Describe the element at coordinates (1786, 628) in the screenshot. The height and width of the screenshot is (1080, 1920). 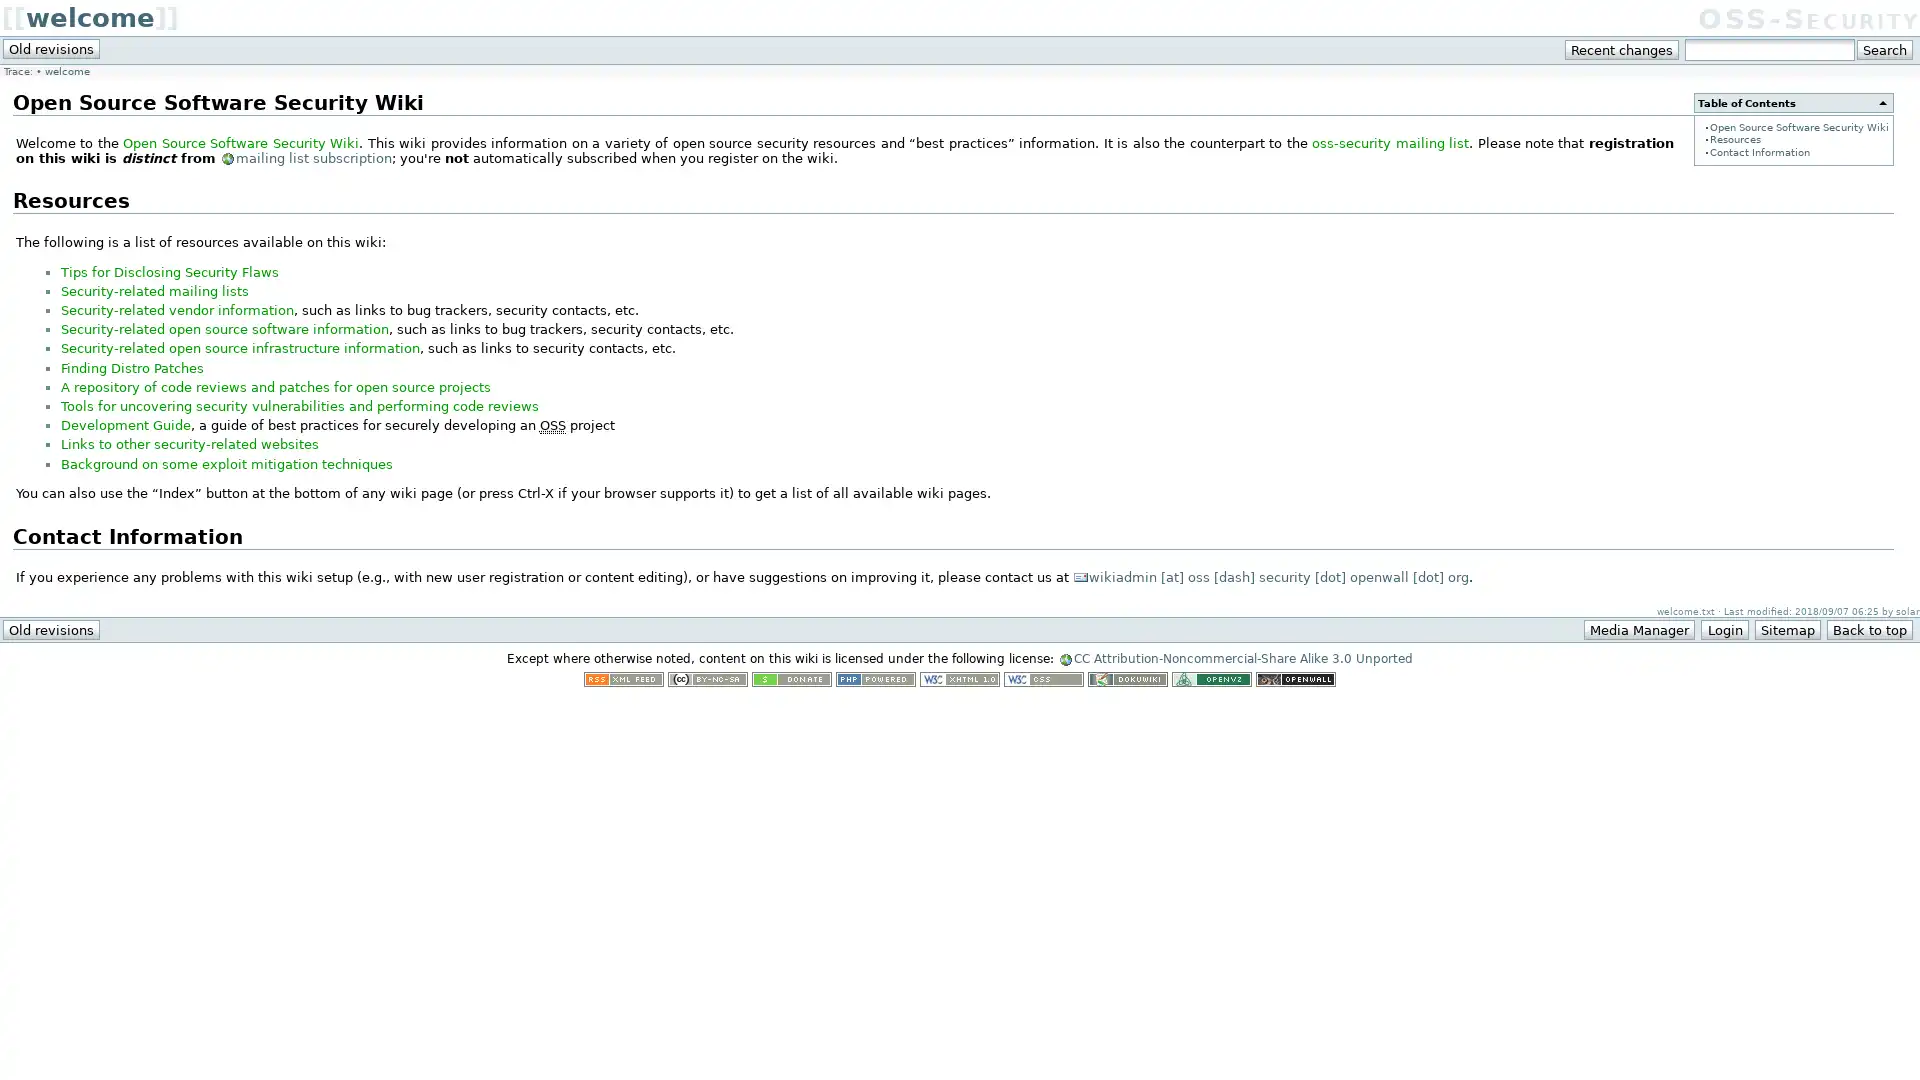
I see `Sitemap` at that location.